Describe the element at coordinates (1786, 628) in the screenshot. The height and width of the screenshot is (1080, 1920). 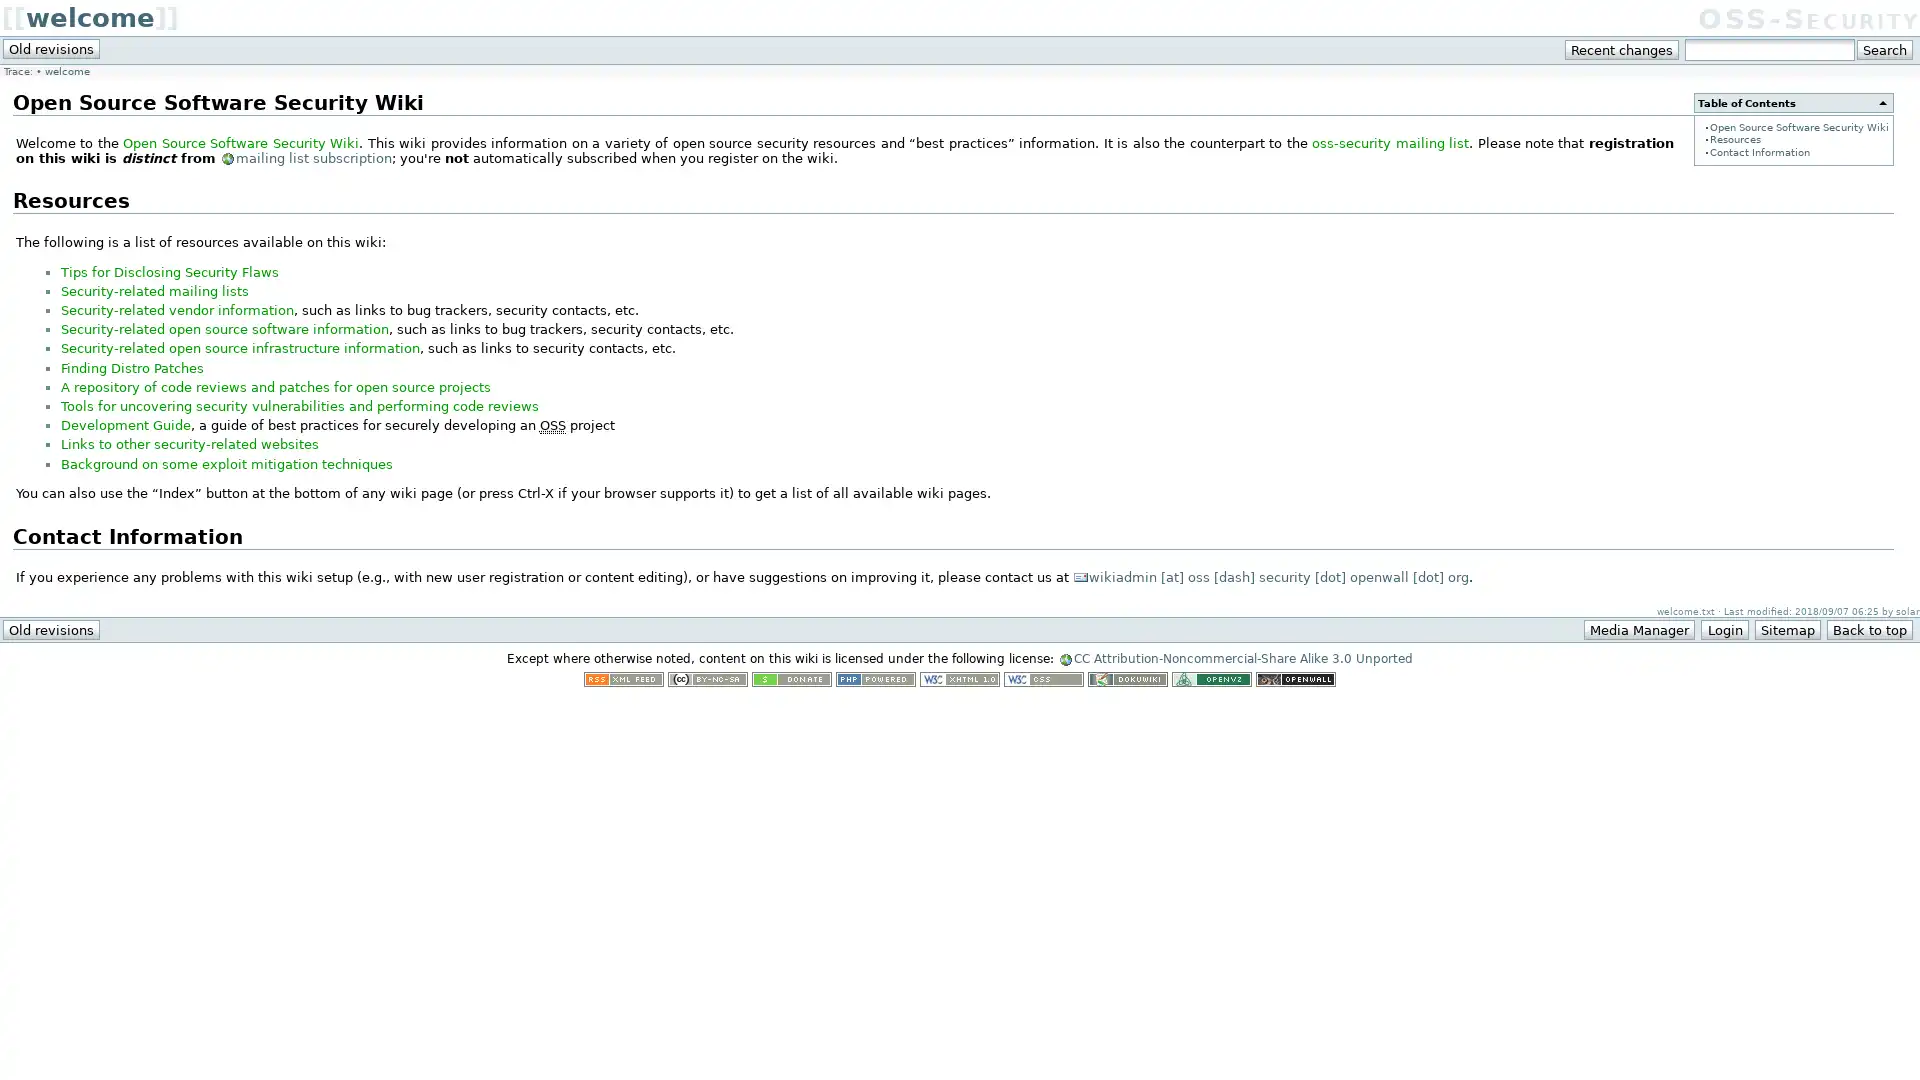
I see `Sitemap` at that location.